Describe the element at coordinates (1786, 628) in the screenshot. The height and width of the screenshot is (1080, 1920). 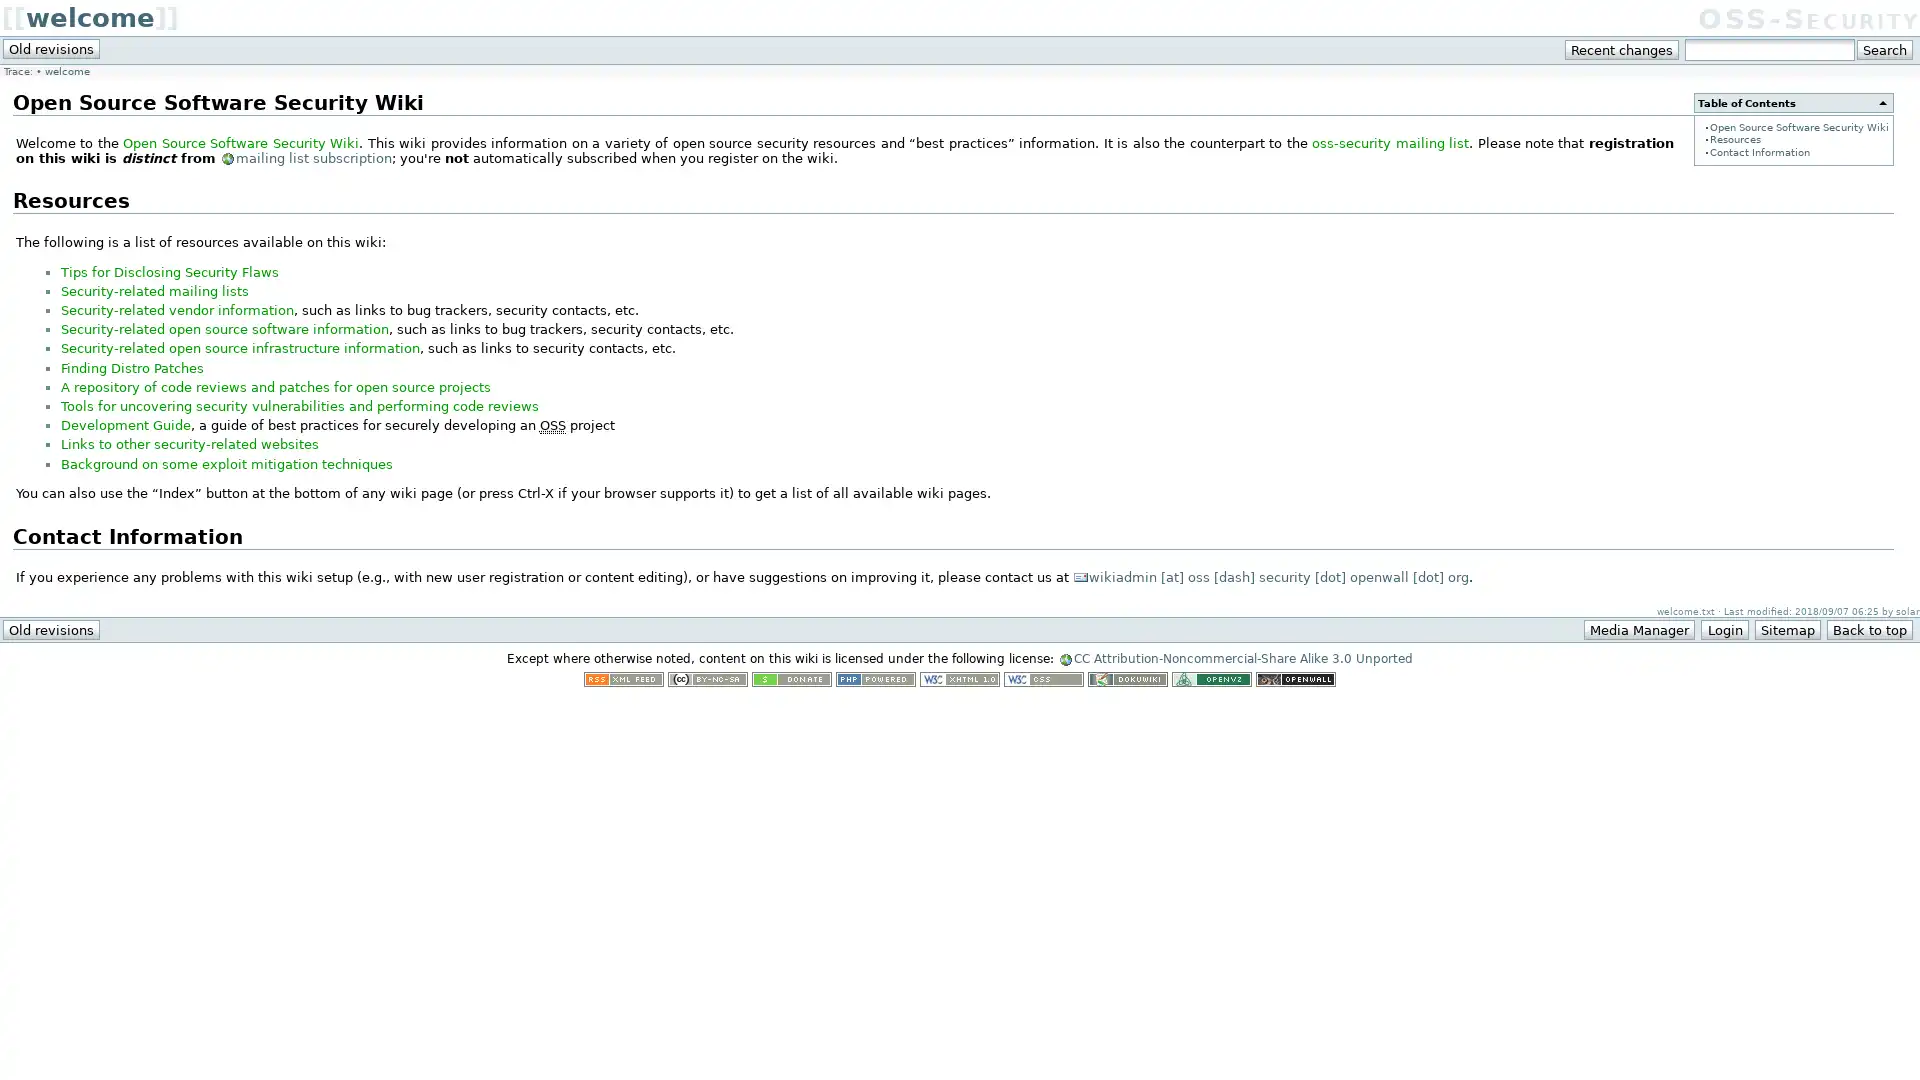
I see `Sitemap` at that location.